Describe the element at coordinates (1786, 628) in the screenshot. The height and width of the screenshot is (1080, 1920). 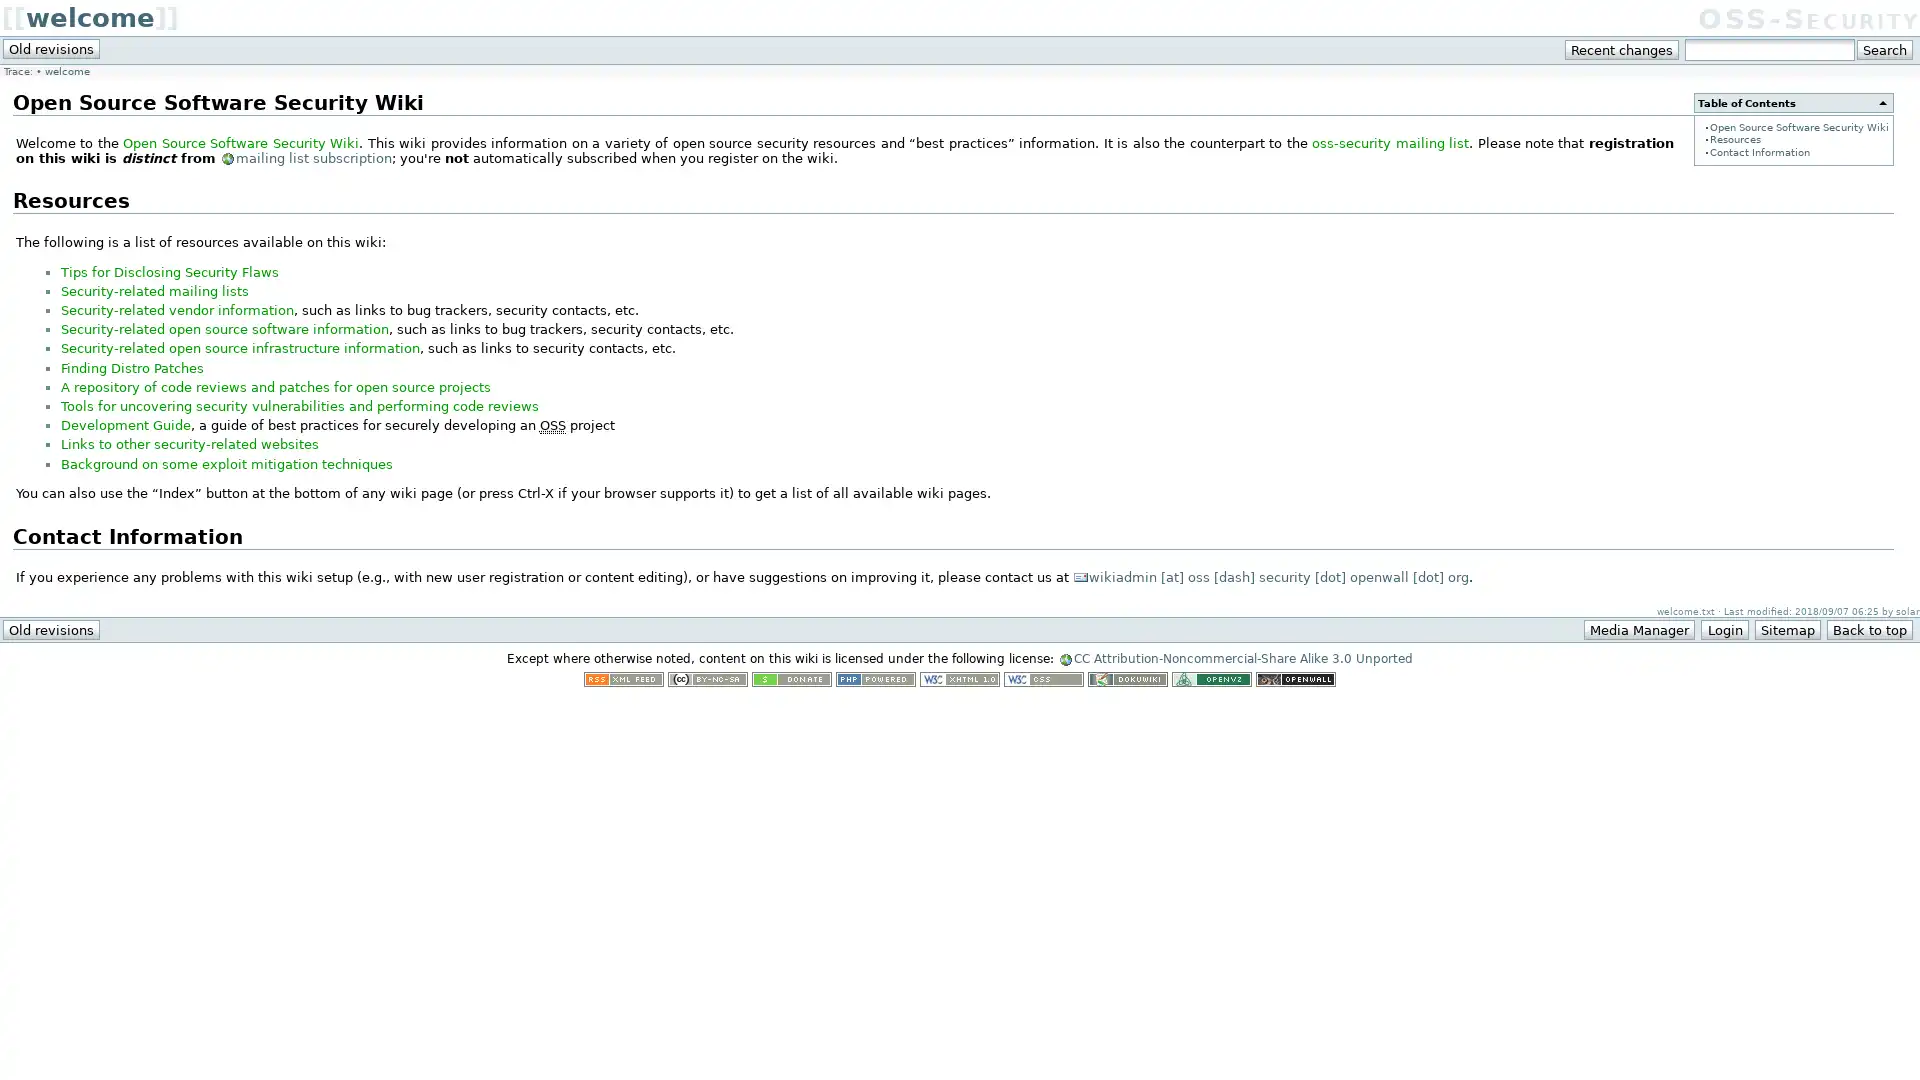
I see `Sitemap` at that location.